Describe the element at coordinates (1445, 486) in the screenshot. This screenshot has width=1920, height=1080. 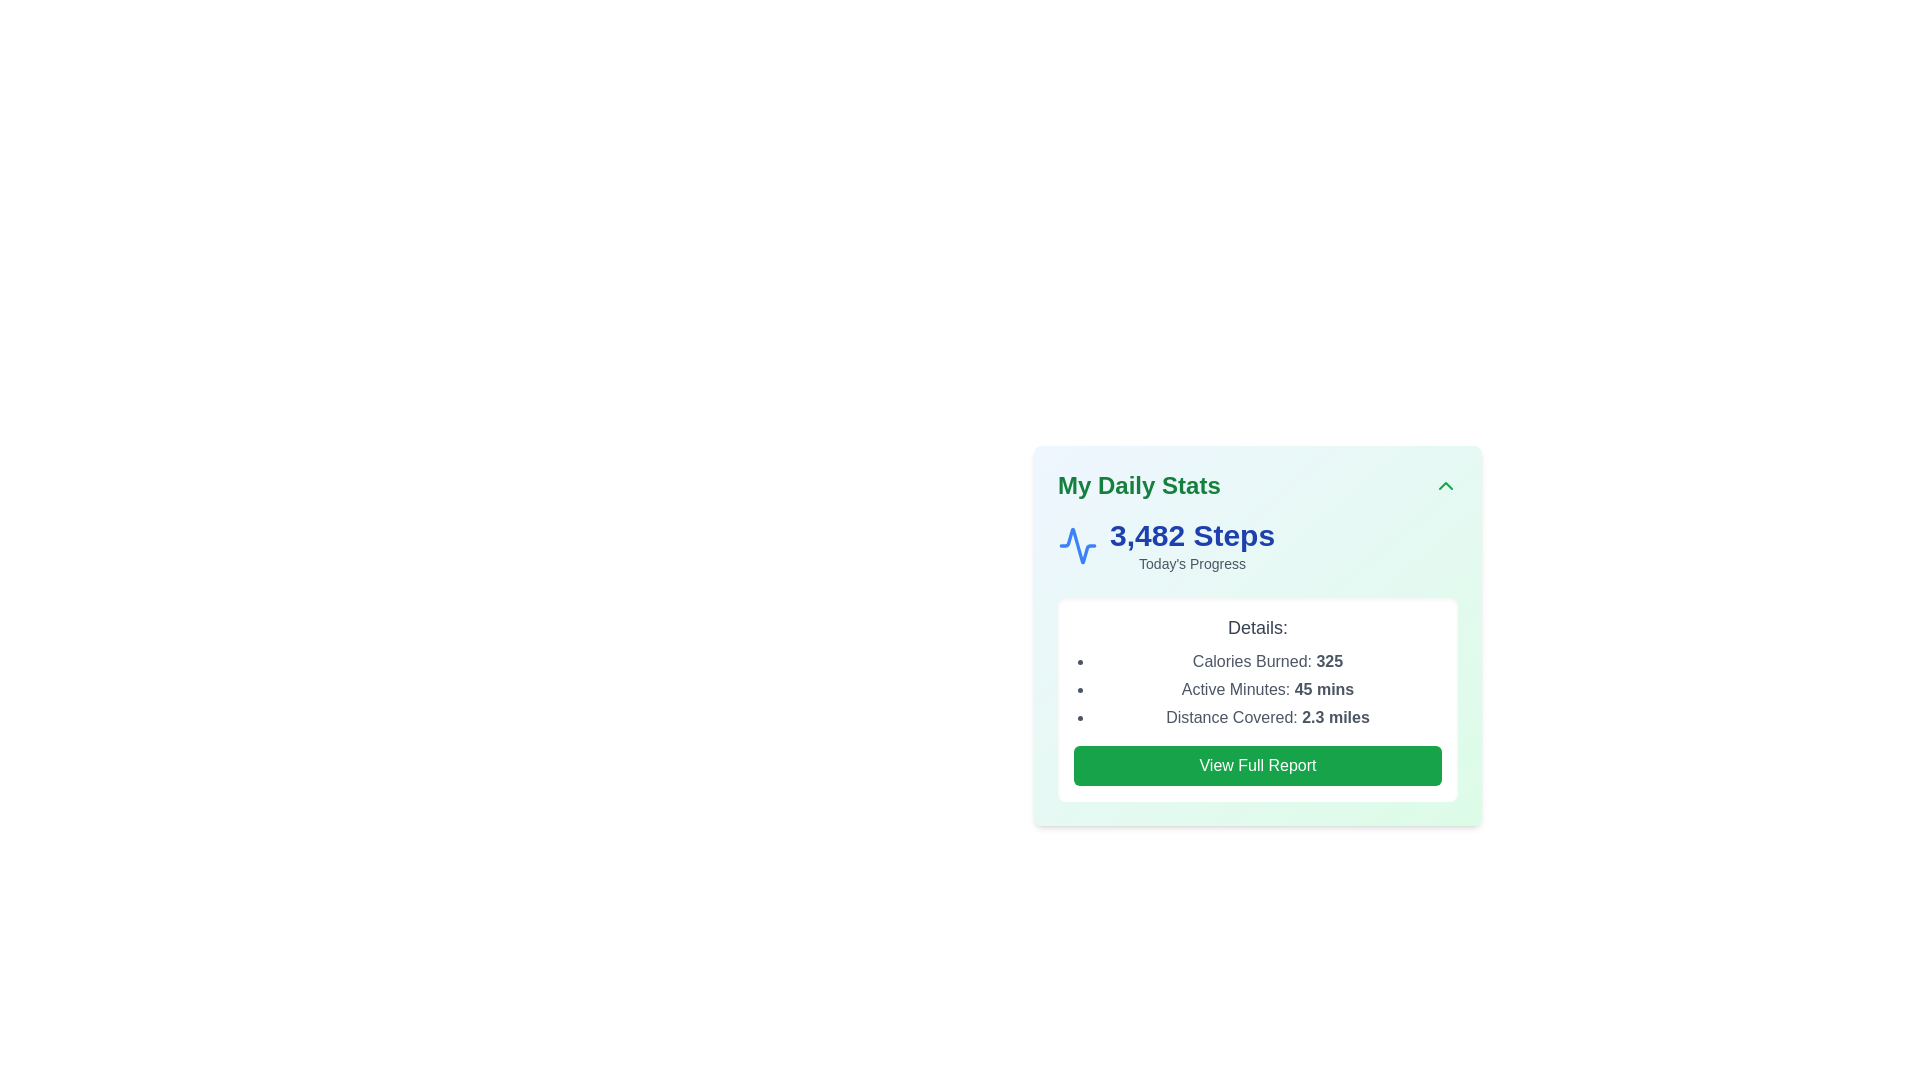
I see `the chevron button located at the top right corner of the 'My Daily Stats' section` at that location.